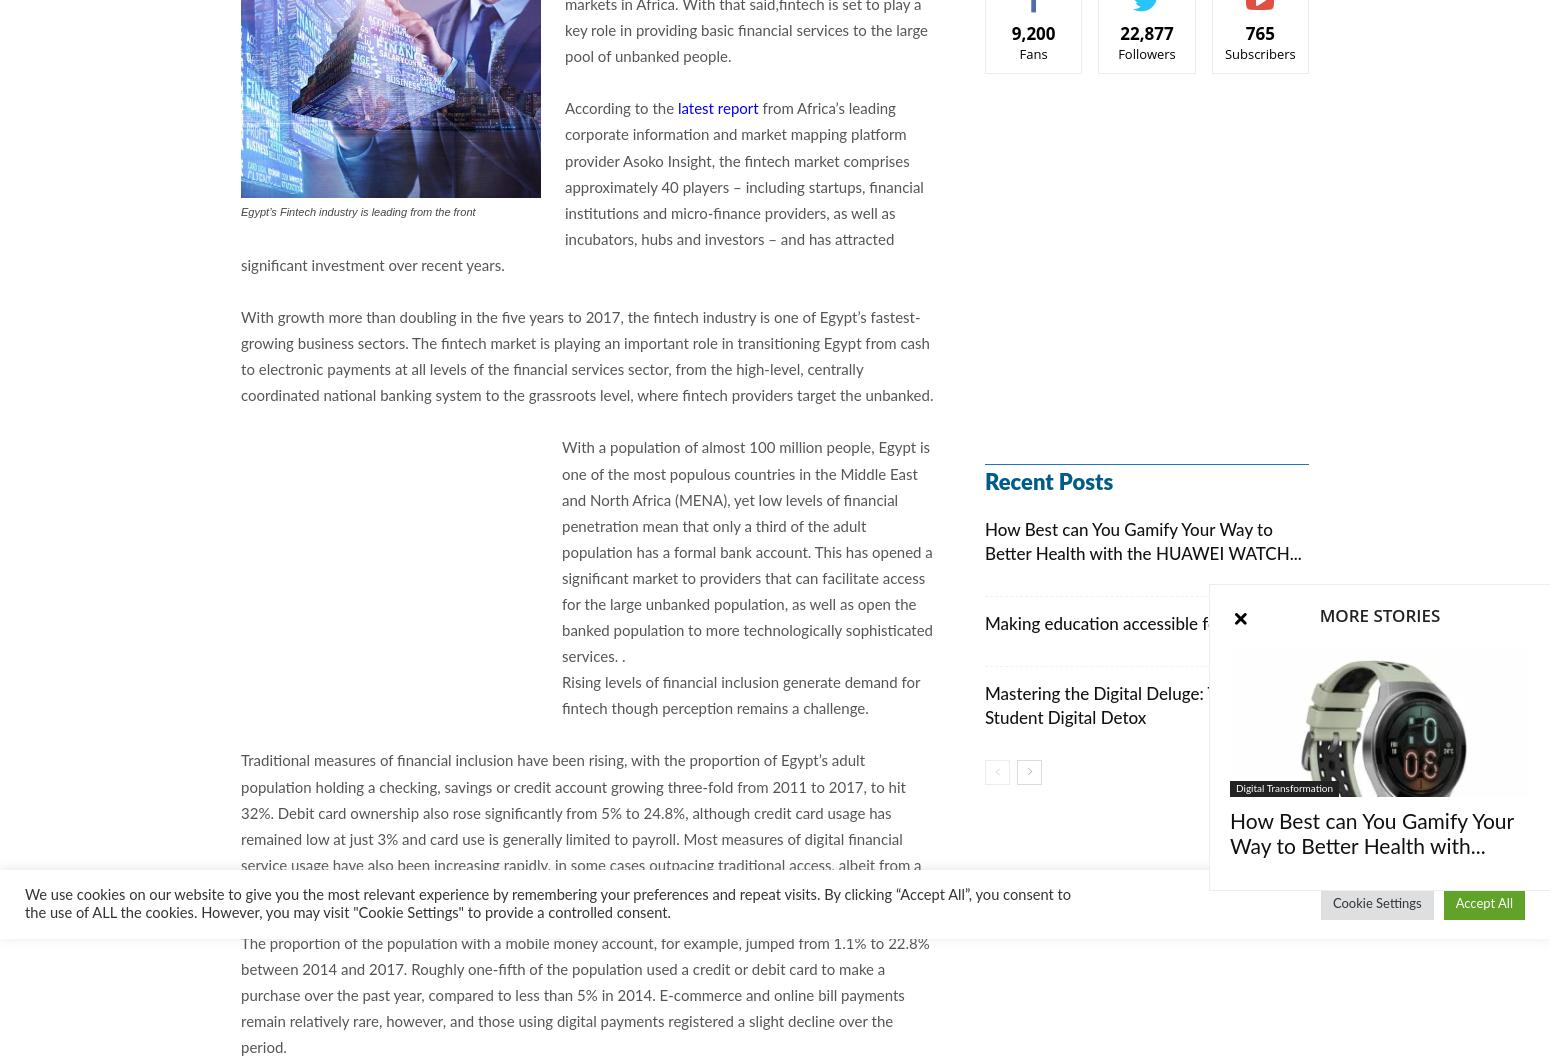  I want to click on 'Mastering the Digital Deluge: Tips for Student Digital Detox', so click(1123, 705).